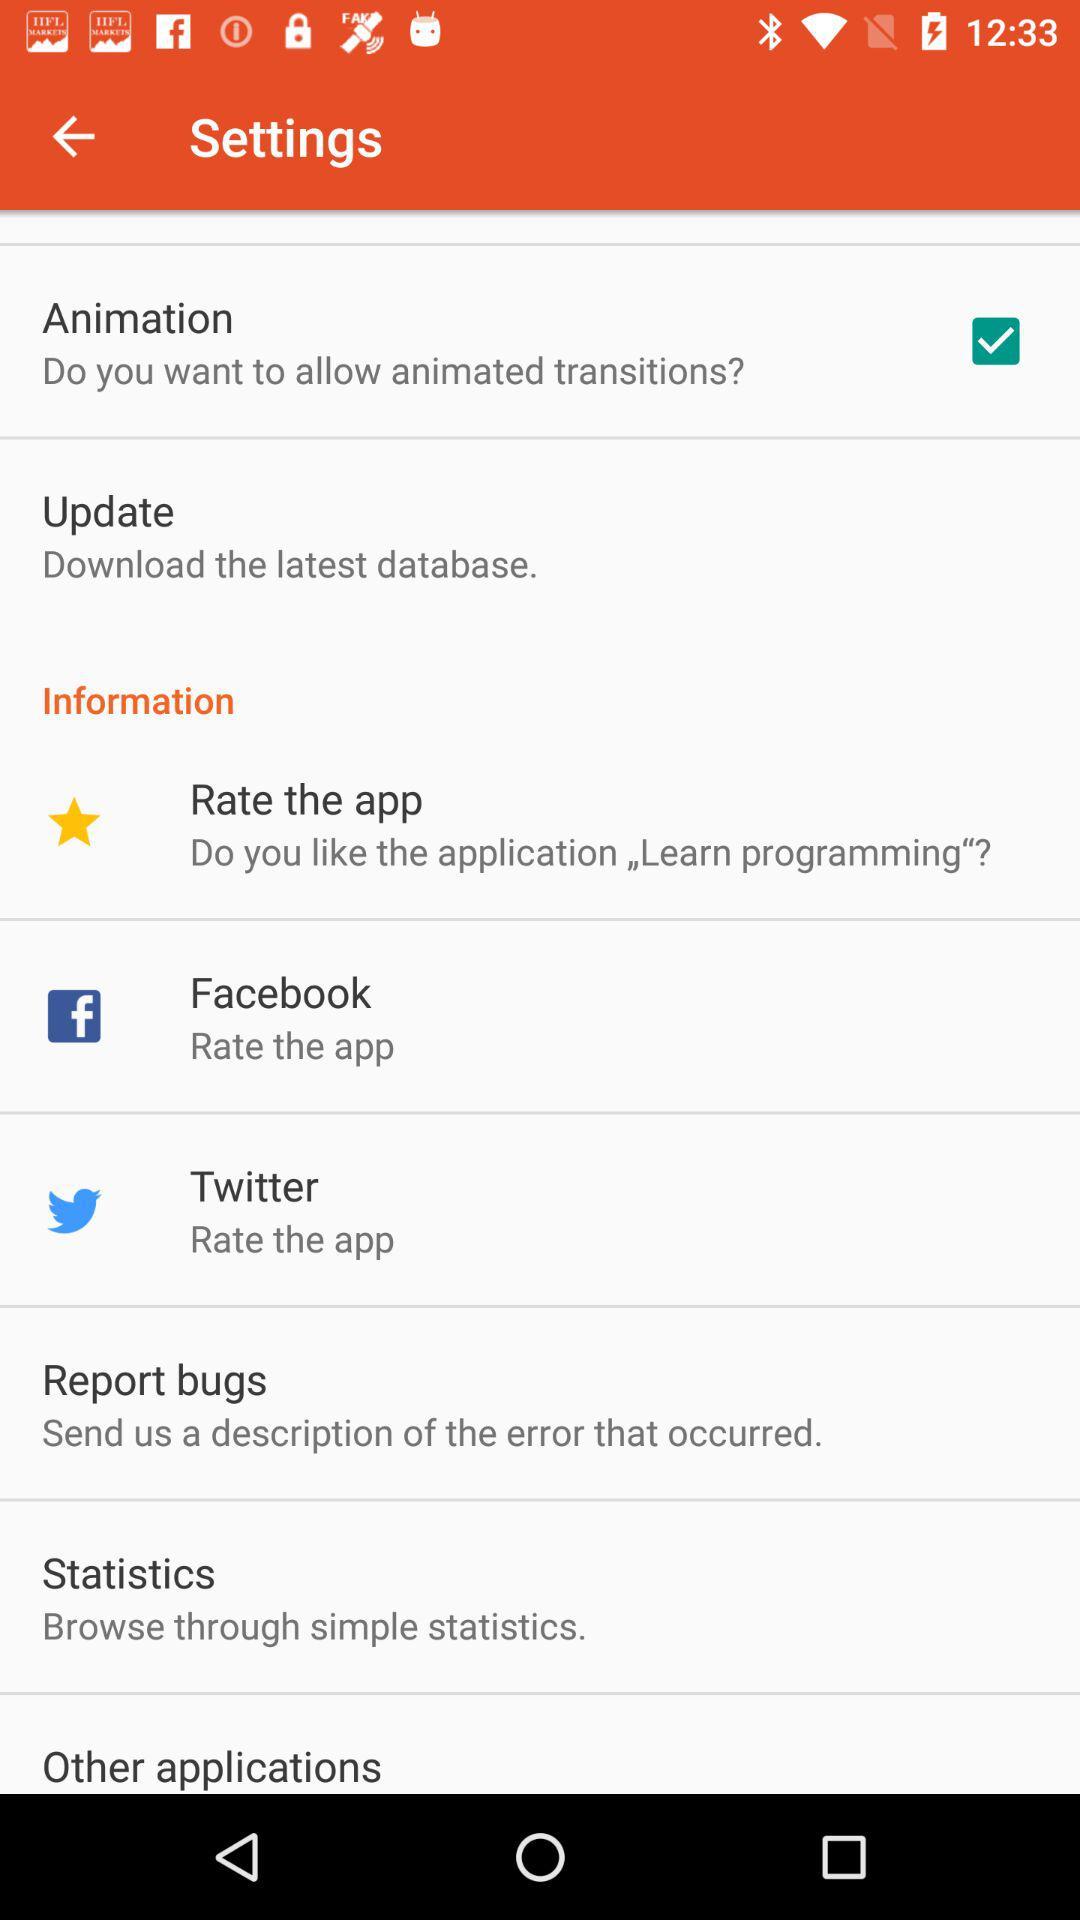  What do you see at coordinates (314, 1625) in the screenshot?
I see `icon below statistics` at bounding box center [314, 1625].